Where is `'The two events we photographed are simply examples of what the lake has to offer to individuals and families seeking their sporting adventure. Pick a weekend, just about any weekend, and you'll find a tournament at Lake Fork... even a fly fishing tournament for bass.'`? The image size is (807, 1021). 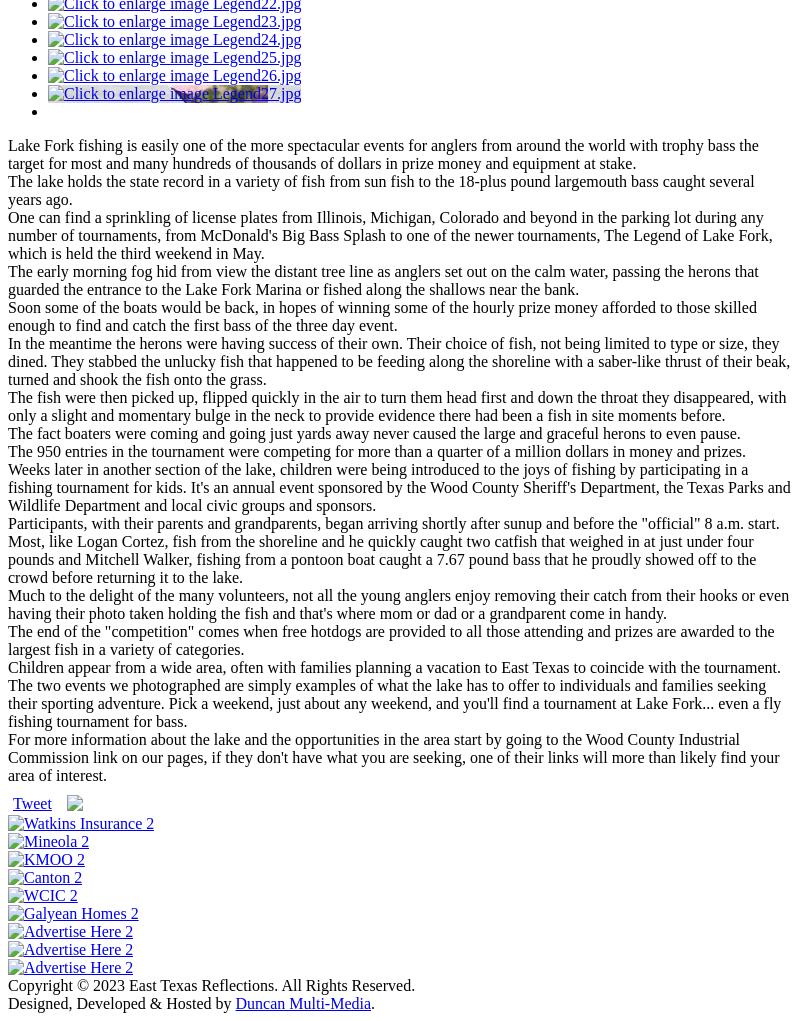
'The two events we photographed are simply examples of what the lake has to offer to individuals and families seeking their sporting adventure. Pick a weekend, just about any weekend, and you'll find a tournament at Lake Fork... even a fly fishing tournament for bass.' is located at coordinates (394, 702).